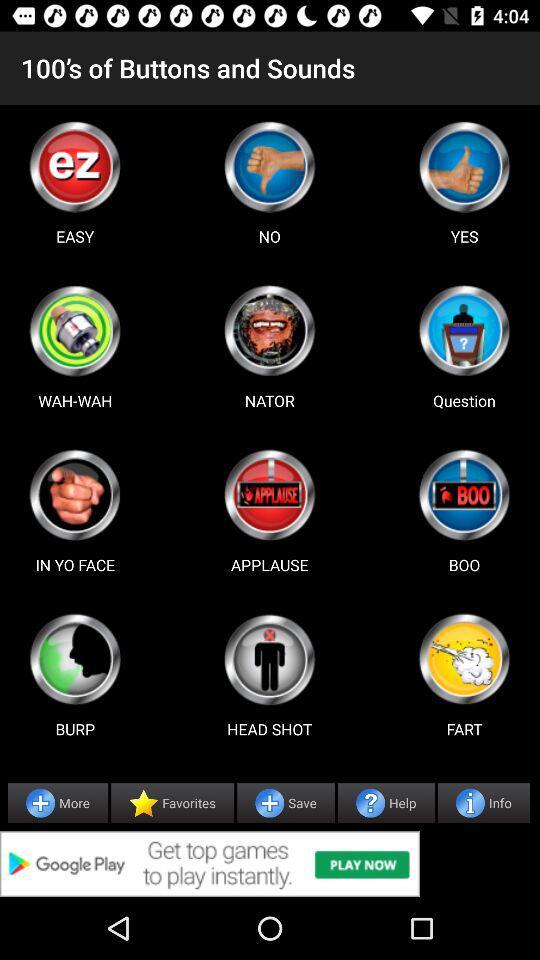  Describe the element at coordinates (269, 658) in the screenshot. I see `head shot sound` at that location.